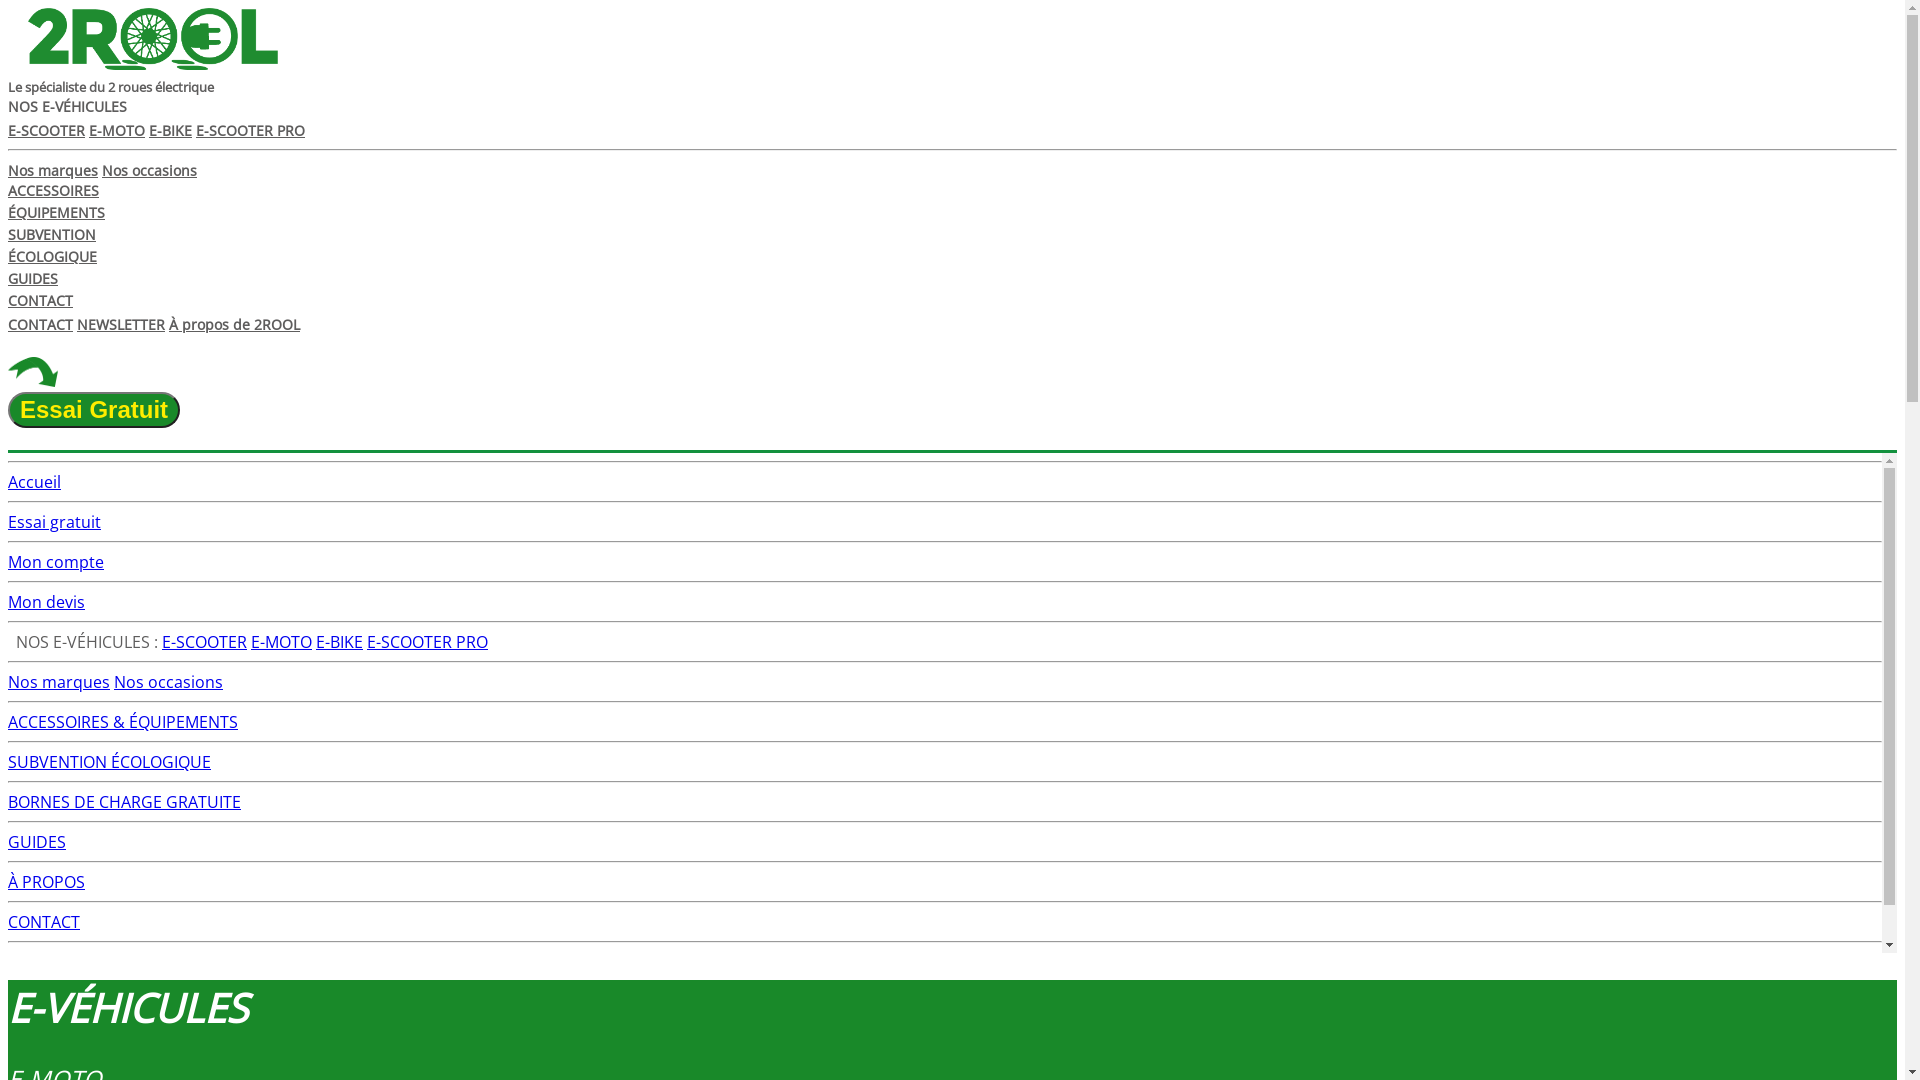 Image resolution: width=1920 pixels, height=1080 pixels. I want to click on 'E-SCOOTER', so click(204, 641).